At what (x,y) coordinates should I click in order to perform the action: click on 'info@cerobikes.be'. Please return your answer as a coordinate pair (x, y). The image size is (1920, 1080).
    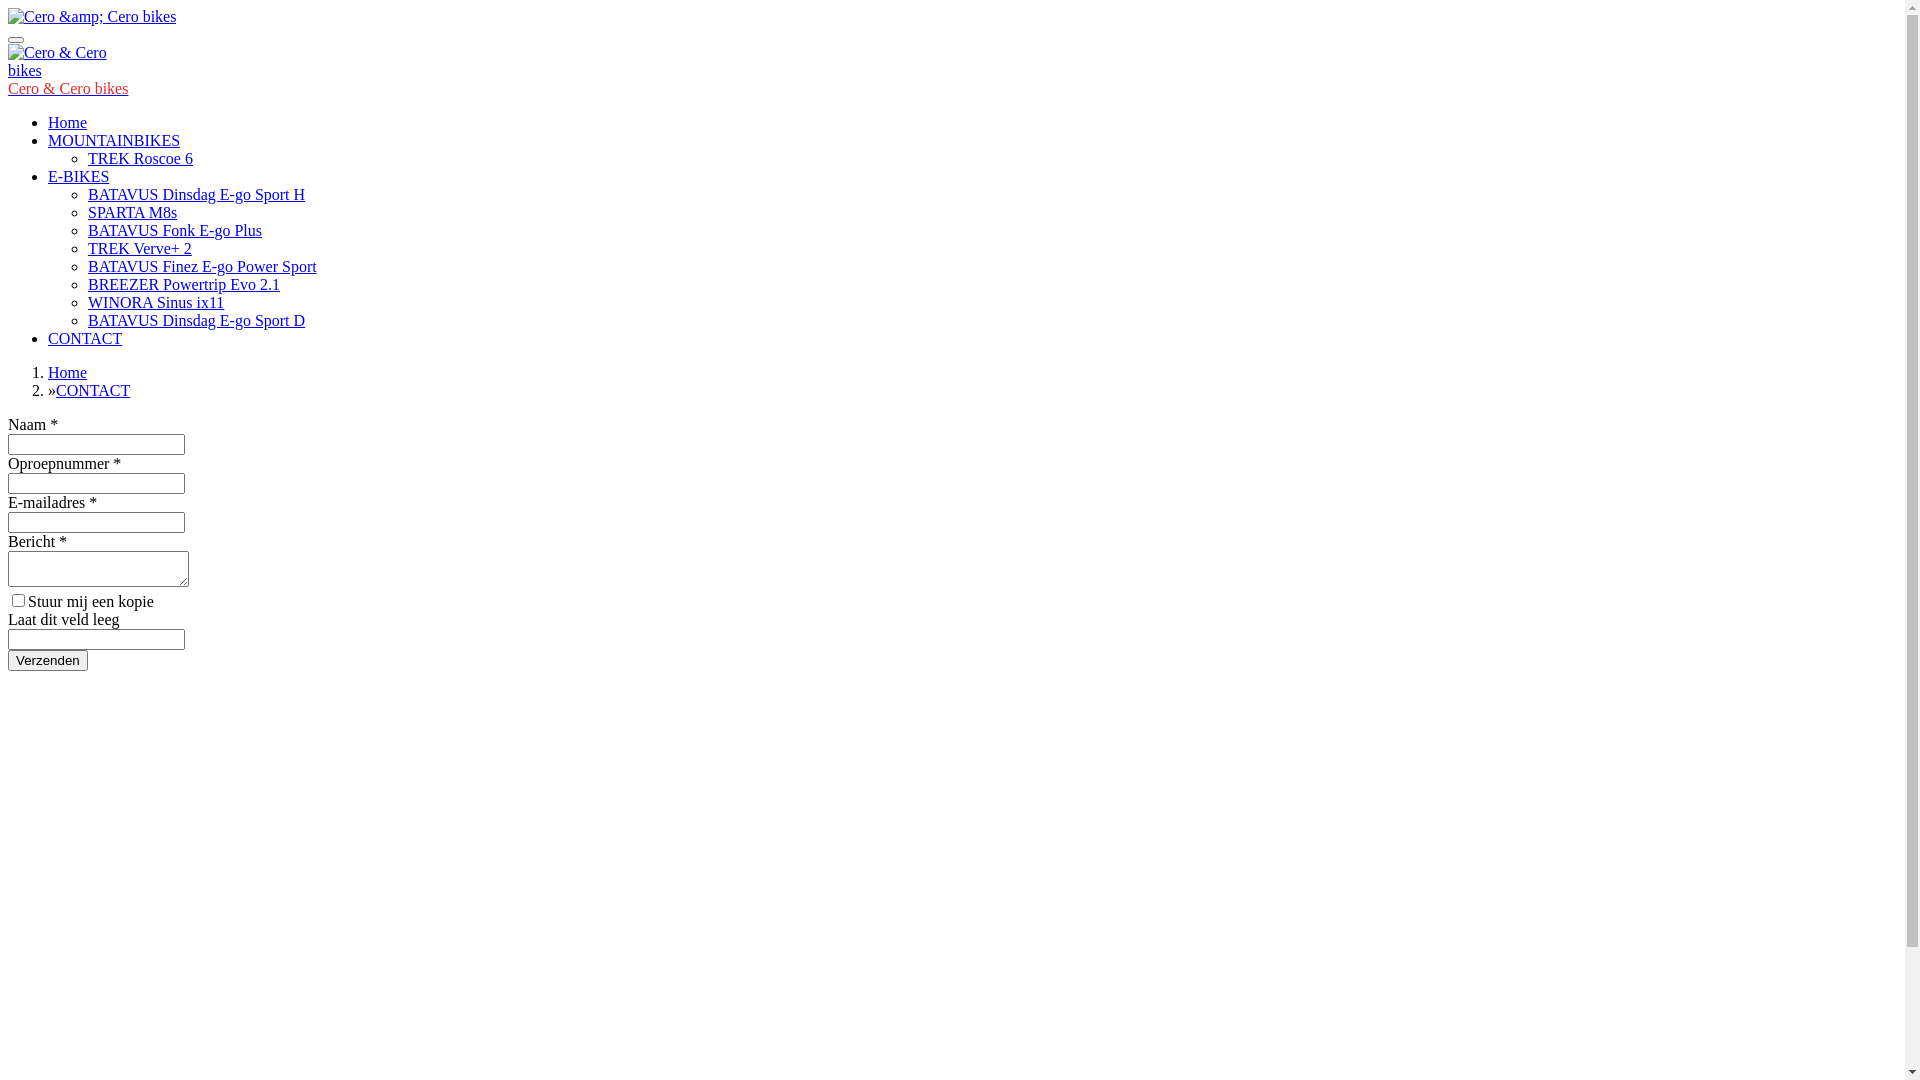
    Looking at the image, I should click on (68, 995).